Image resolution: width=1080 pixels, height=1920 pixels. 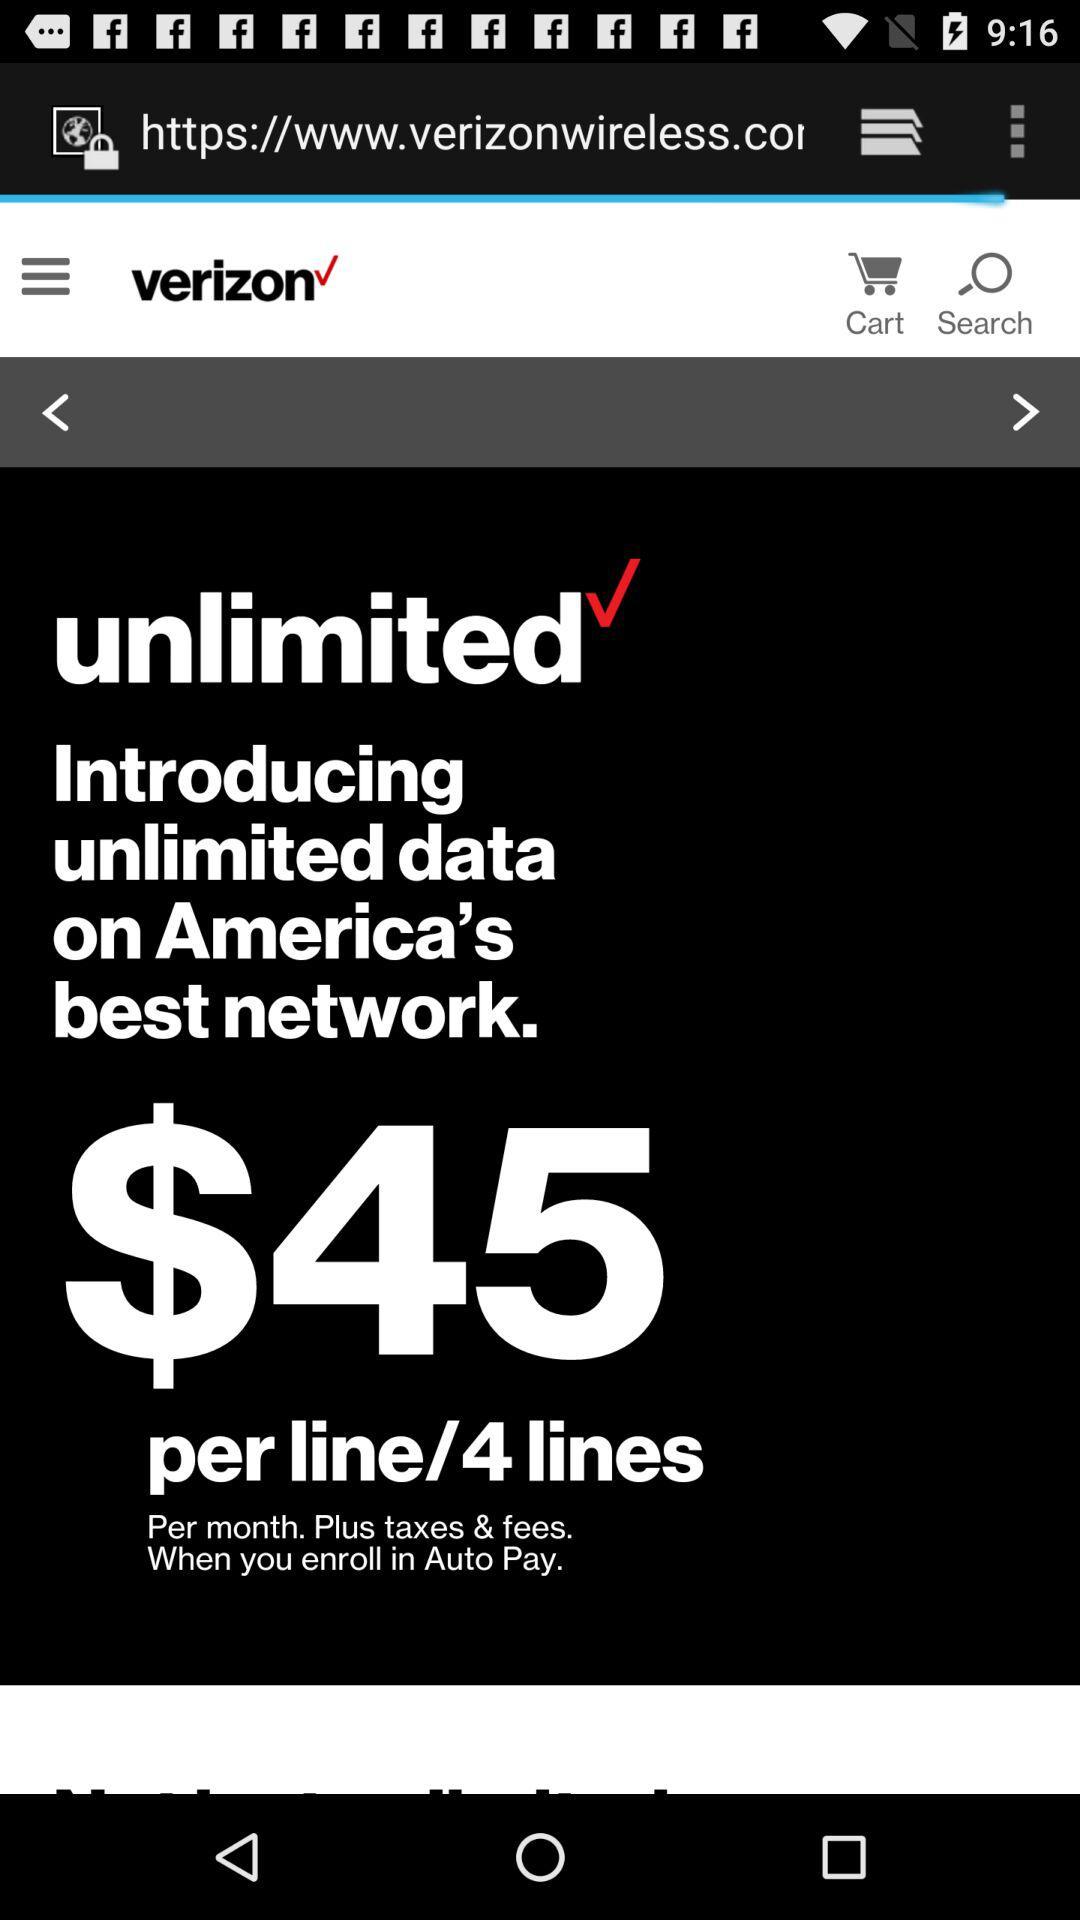 What do you see at coordinates (472, 130) in the screenshot?
I see `the https www verizonwireless` at bounding box center [472, 130].